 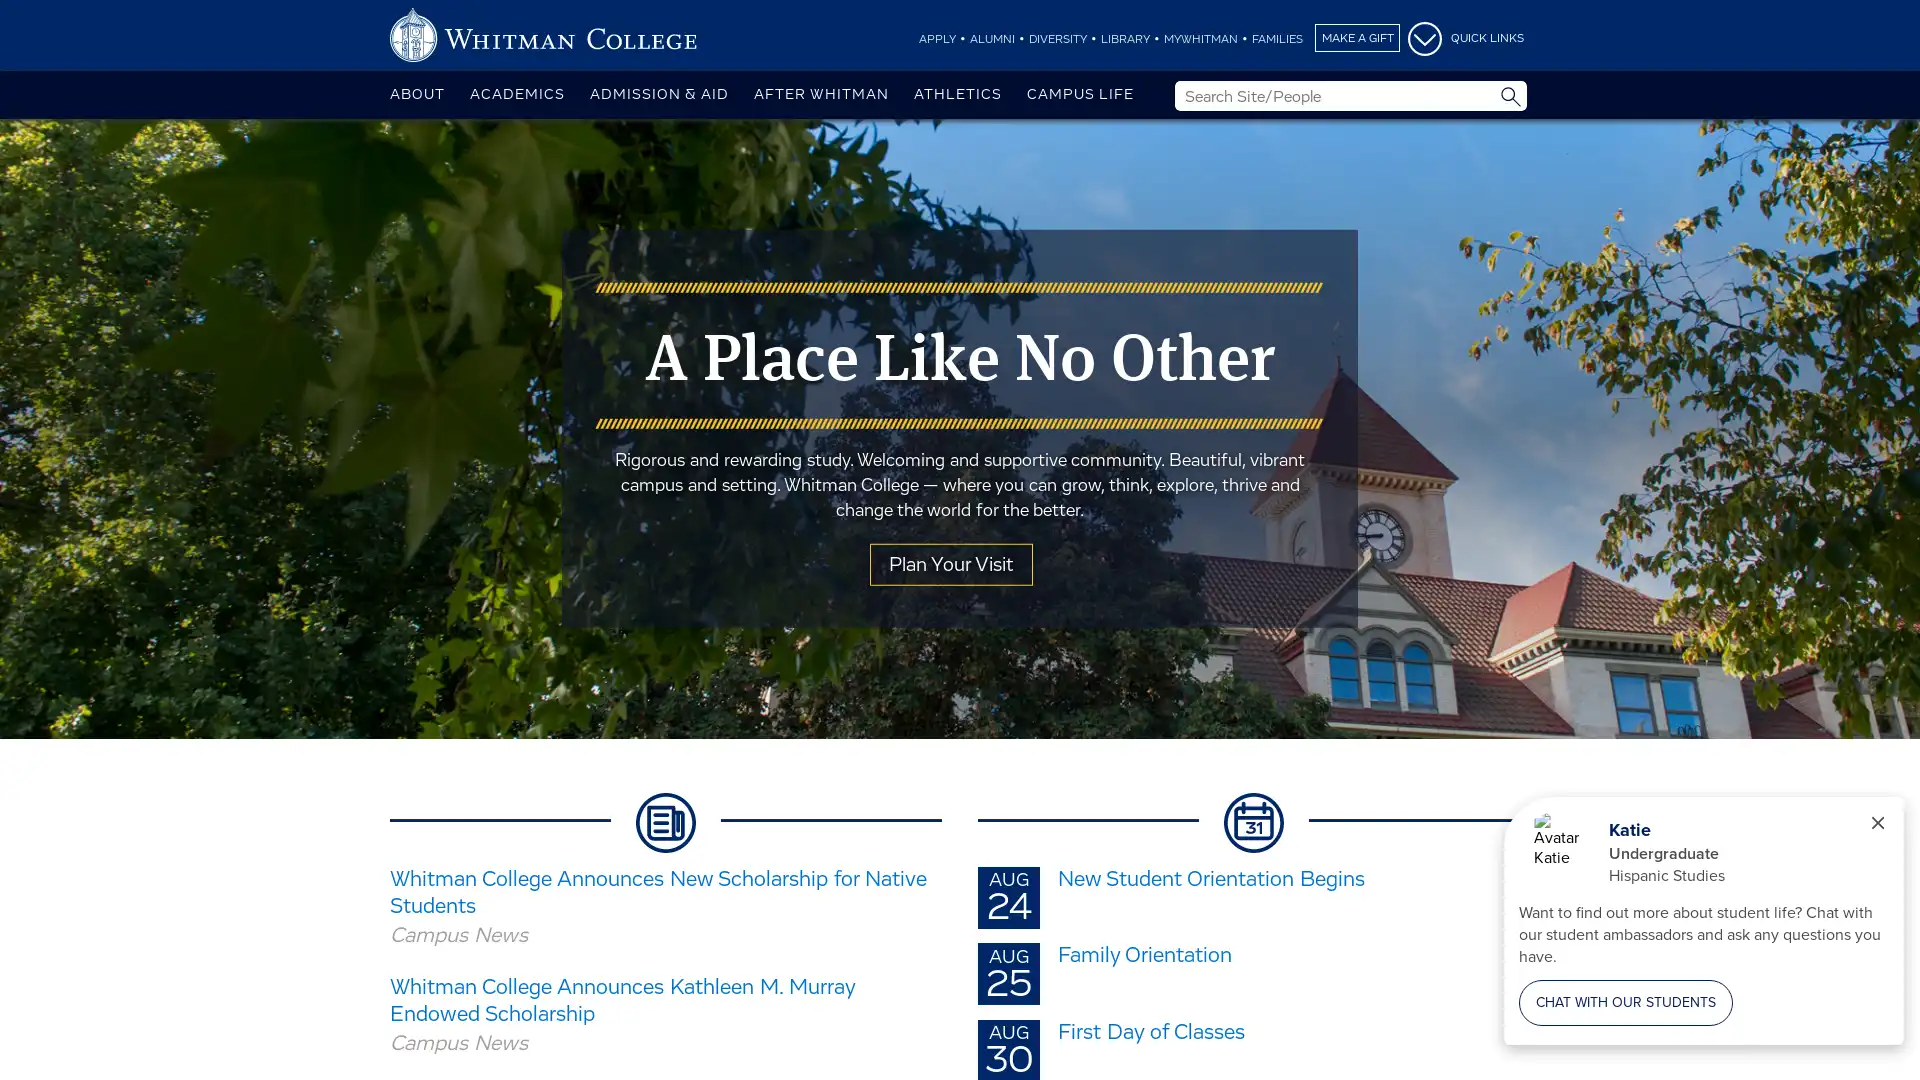 What do you see at coordinates (1576, 95) in the screenshot?
I see `People` at bounding box center [1576, 95].